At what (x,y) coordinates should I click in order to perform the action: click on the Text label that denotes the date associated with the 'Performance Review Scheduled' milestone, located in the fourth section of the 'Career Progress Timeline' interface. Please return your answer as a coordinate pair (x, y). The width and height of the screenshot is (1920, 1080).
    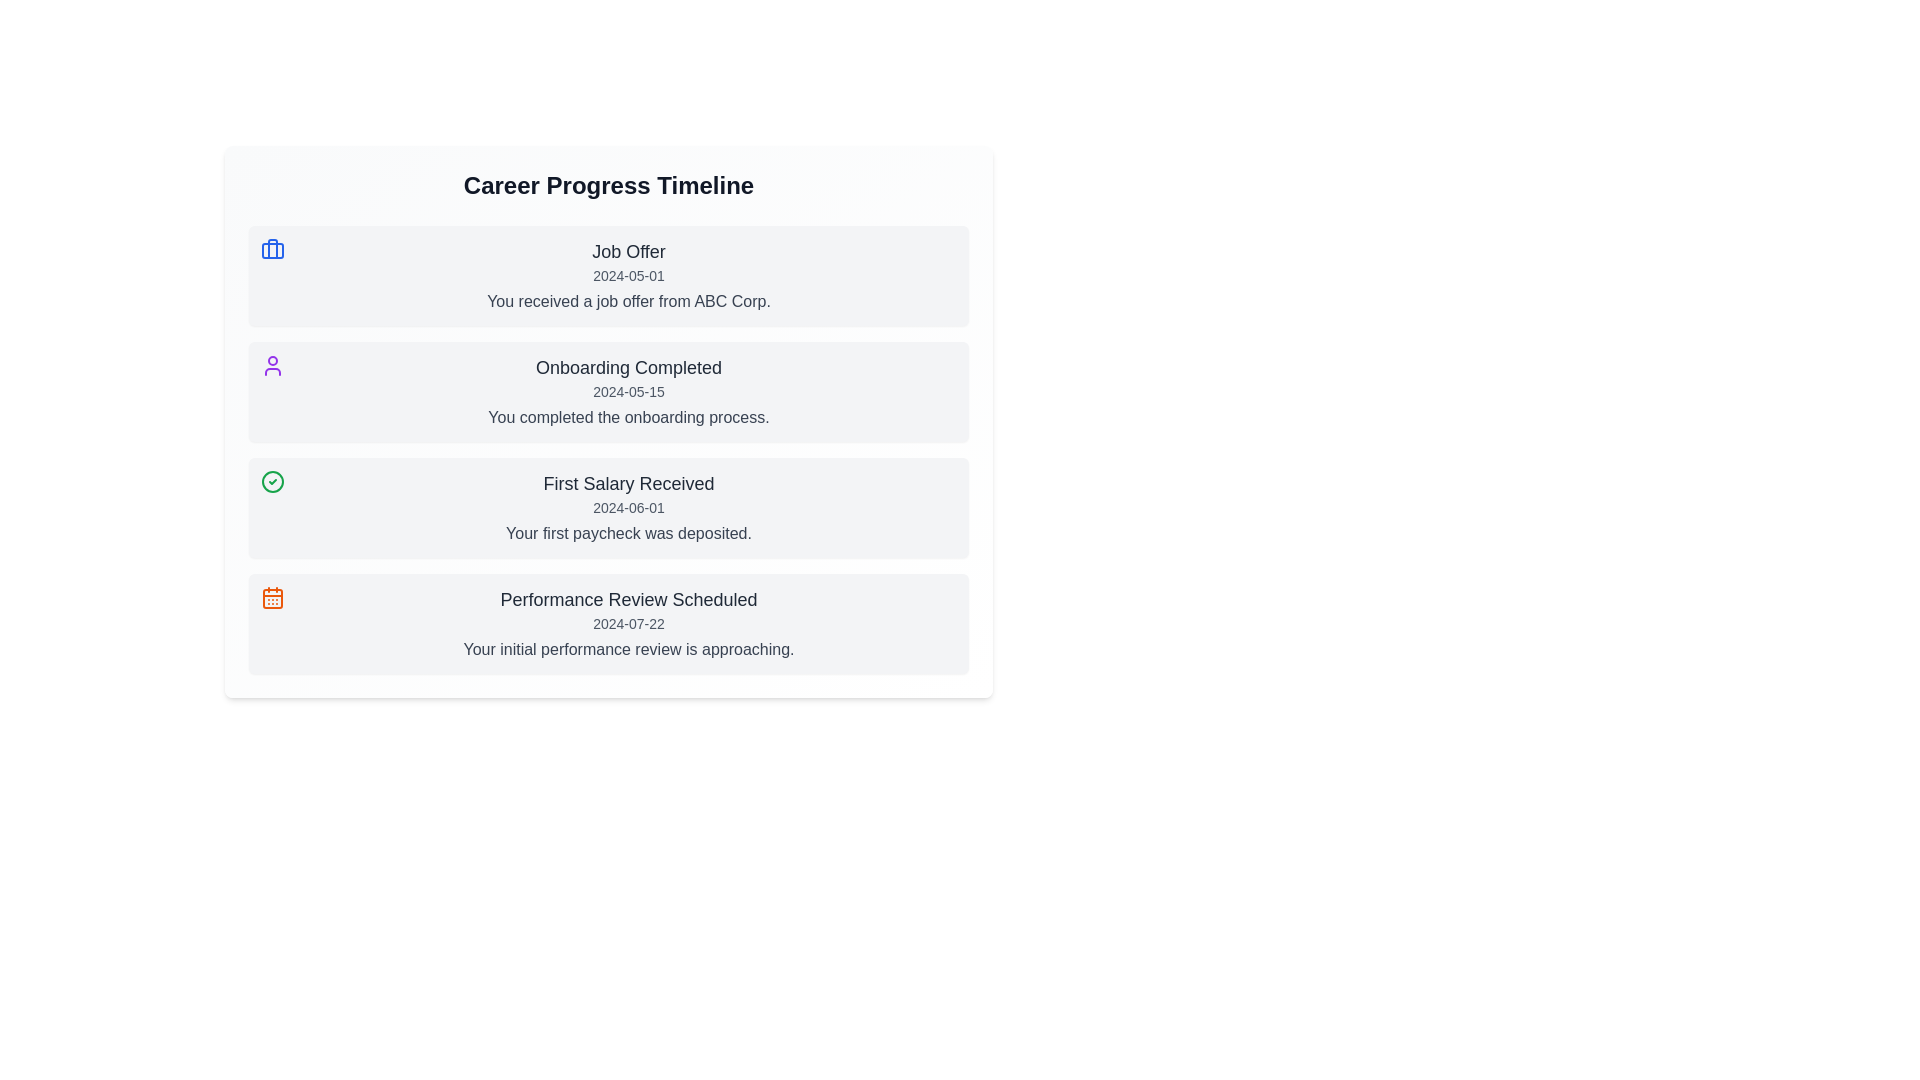
    Looking at the image, I should click on (627, 623).